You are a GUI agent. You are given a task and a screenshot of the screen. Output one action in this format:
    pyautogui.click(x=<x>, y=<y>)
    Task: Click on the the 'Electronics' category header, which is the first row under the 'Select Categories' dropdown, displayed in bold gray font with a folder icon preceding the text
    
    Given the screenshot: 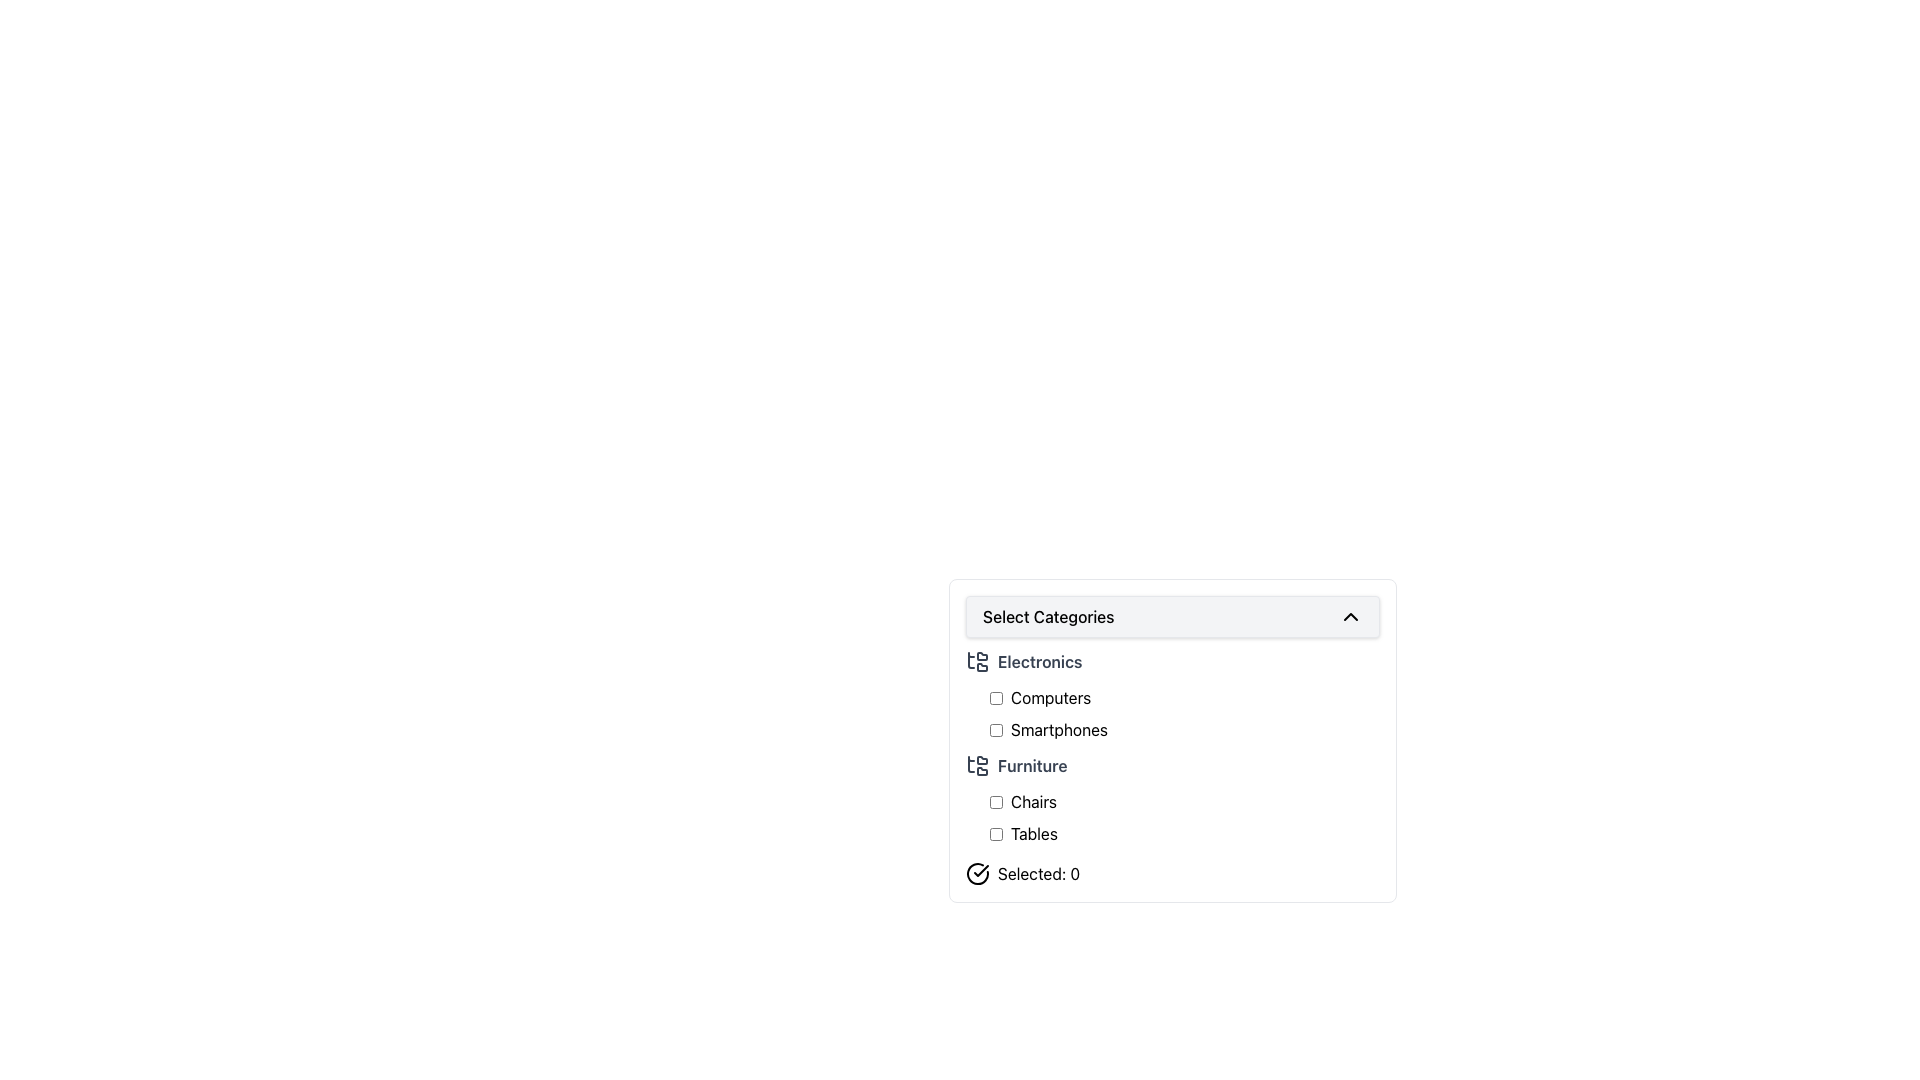 What is the action you would take?
    pyautogui.click(x=1172, y=662)
    